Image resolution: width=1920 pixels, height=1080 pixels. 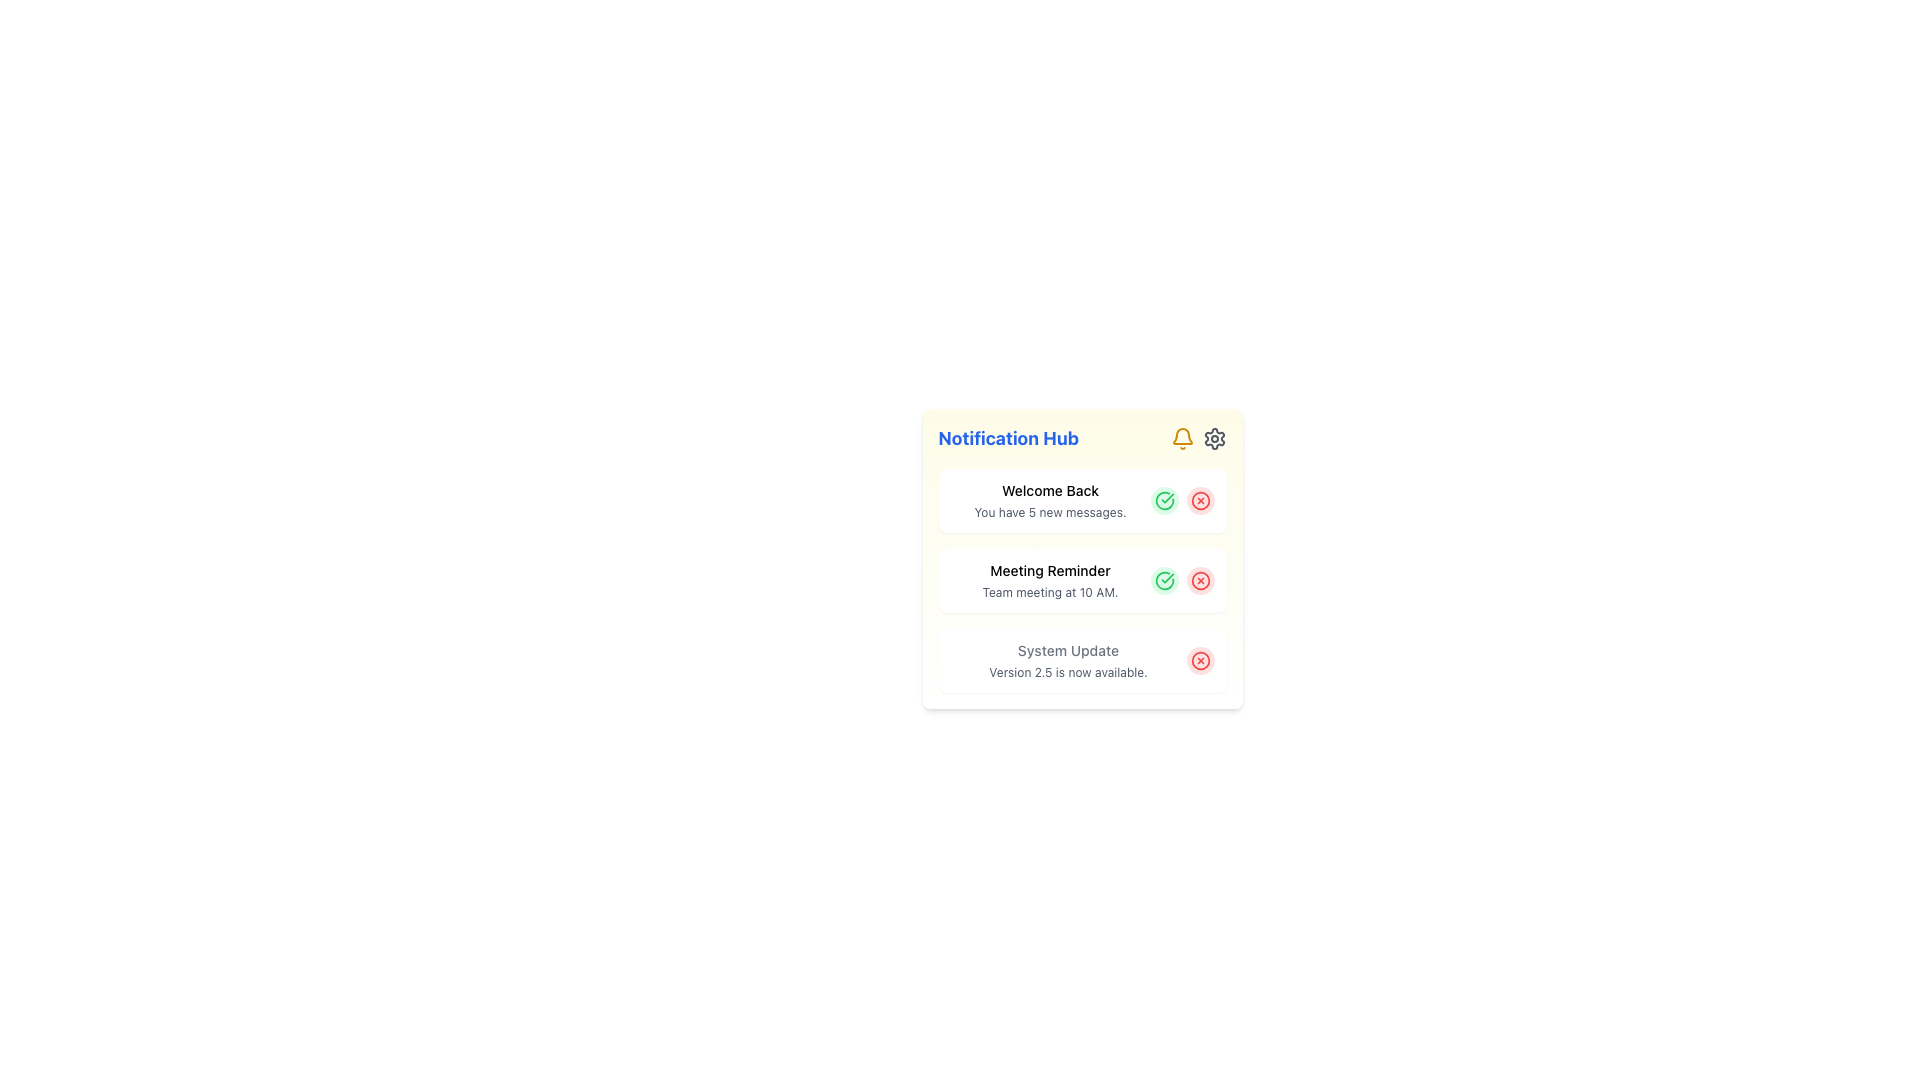 I want to click on the green circle in the Action group on the rightmost section of the 'Welcome Back' notification card, so click(x=1182, y=500).